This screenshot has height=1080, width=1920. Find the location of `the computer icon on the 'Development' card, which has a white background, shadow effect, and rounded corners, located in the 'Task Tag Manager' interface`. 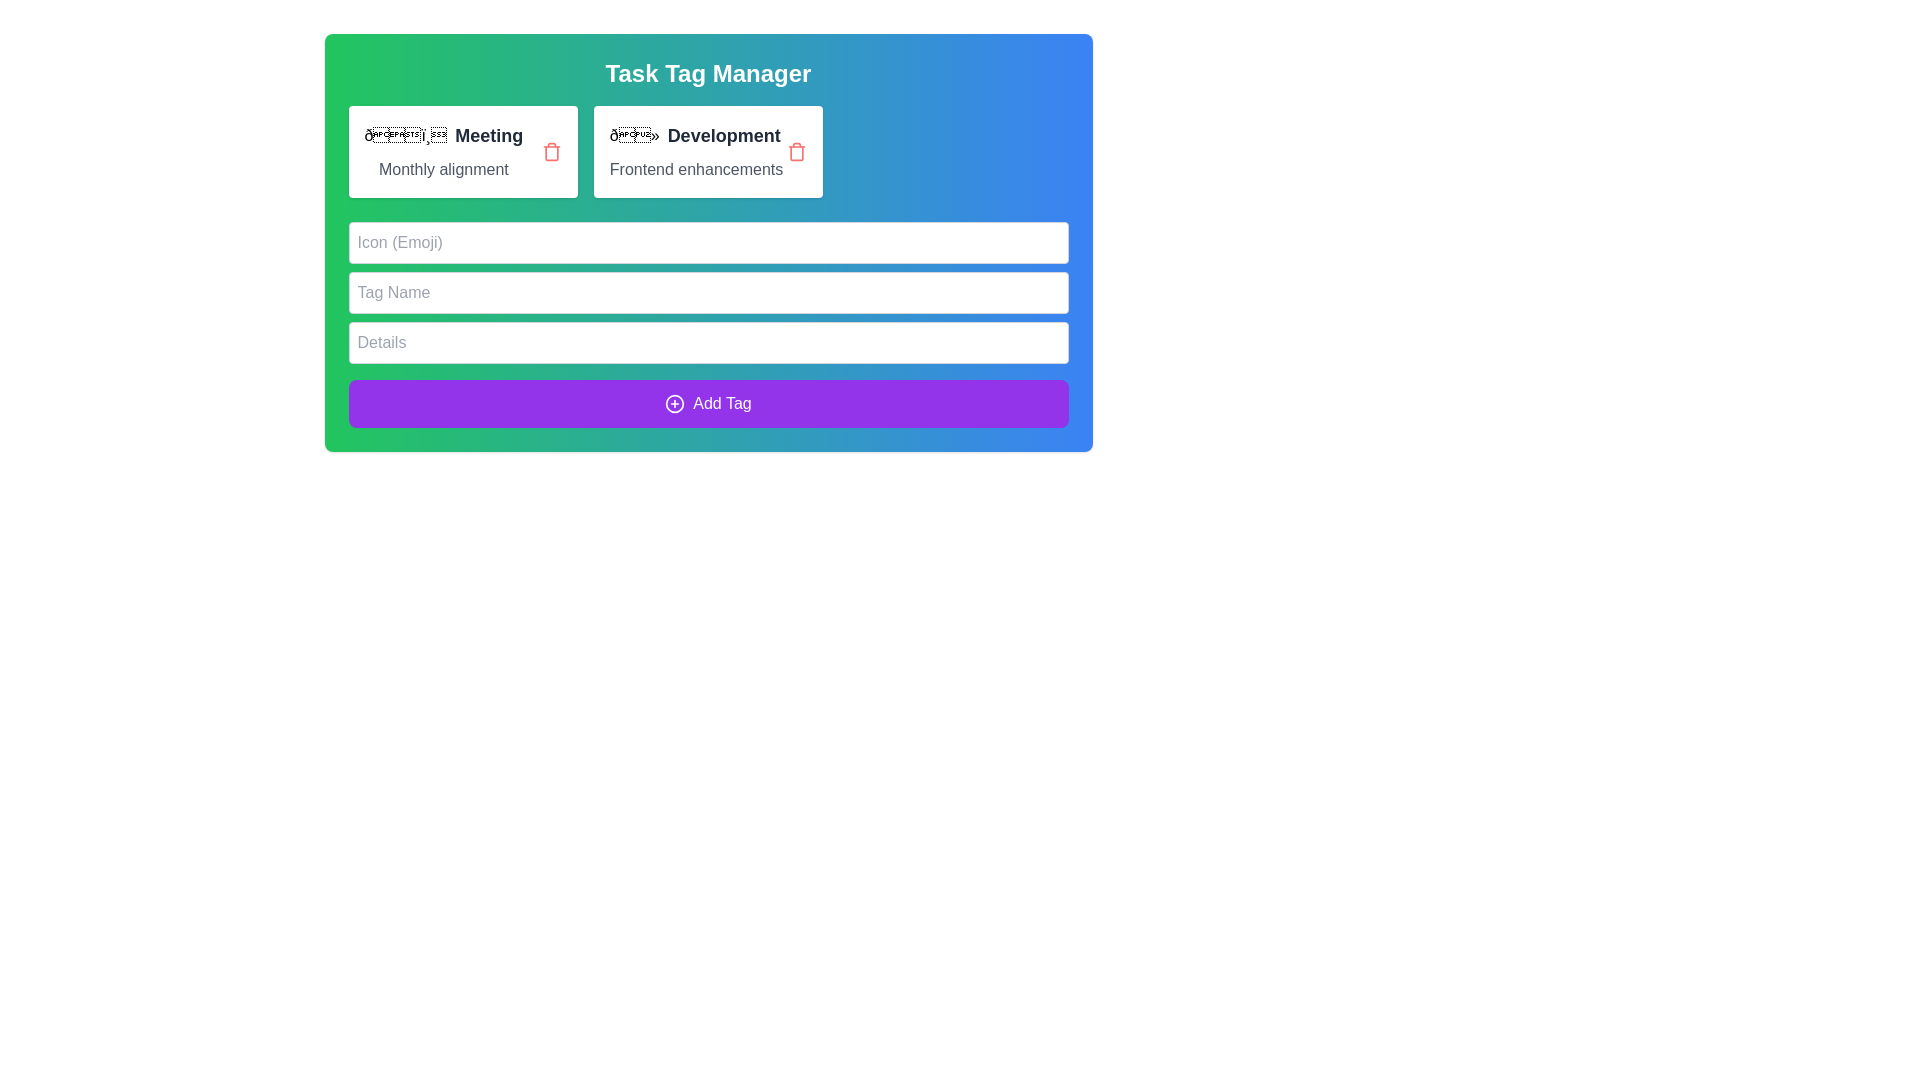

the computer icon on the 'Development' card, which has a white background, shadow effect, and rounded corners, located in the 'Task Tag Manager' interface is located at coordinates (708, 150).